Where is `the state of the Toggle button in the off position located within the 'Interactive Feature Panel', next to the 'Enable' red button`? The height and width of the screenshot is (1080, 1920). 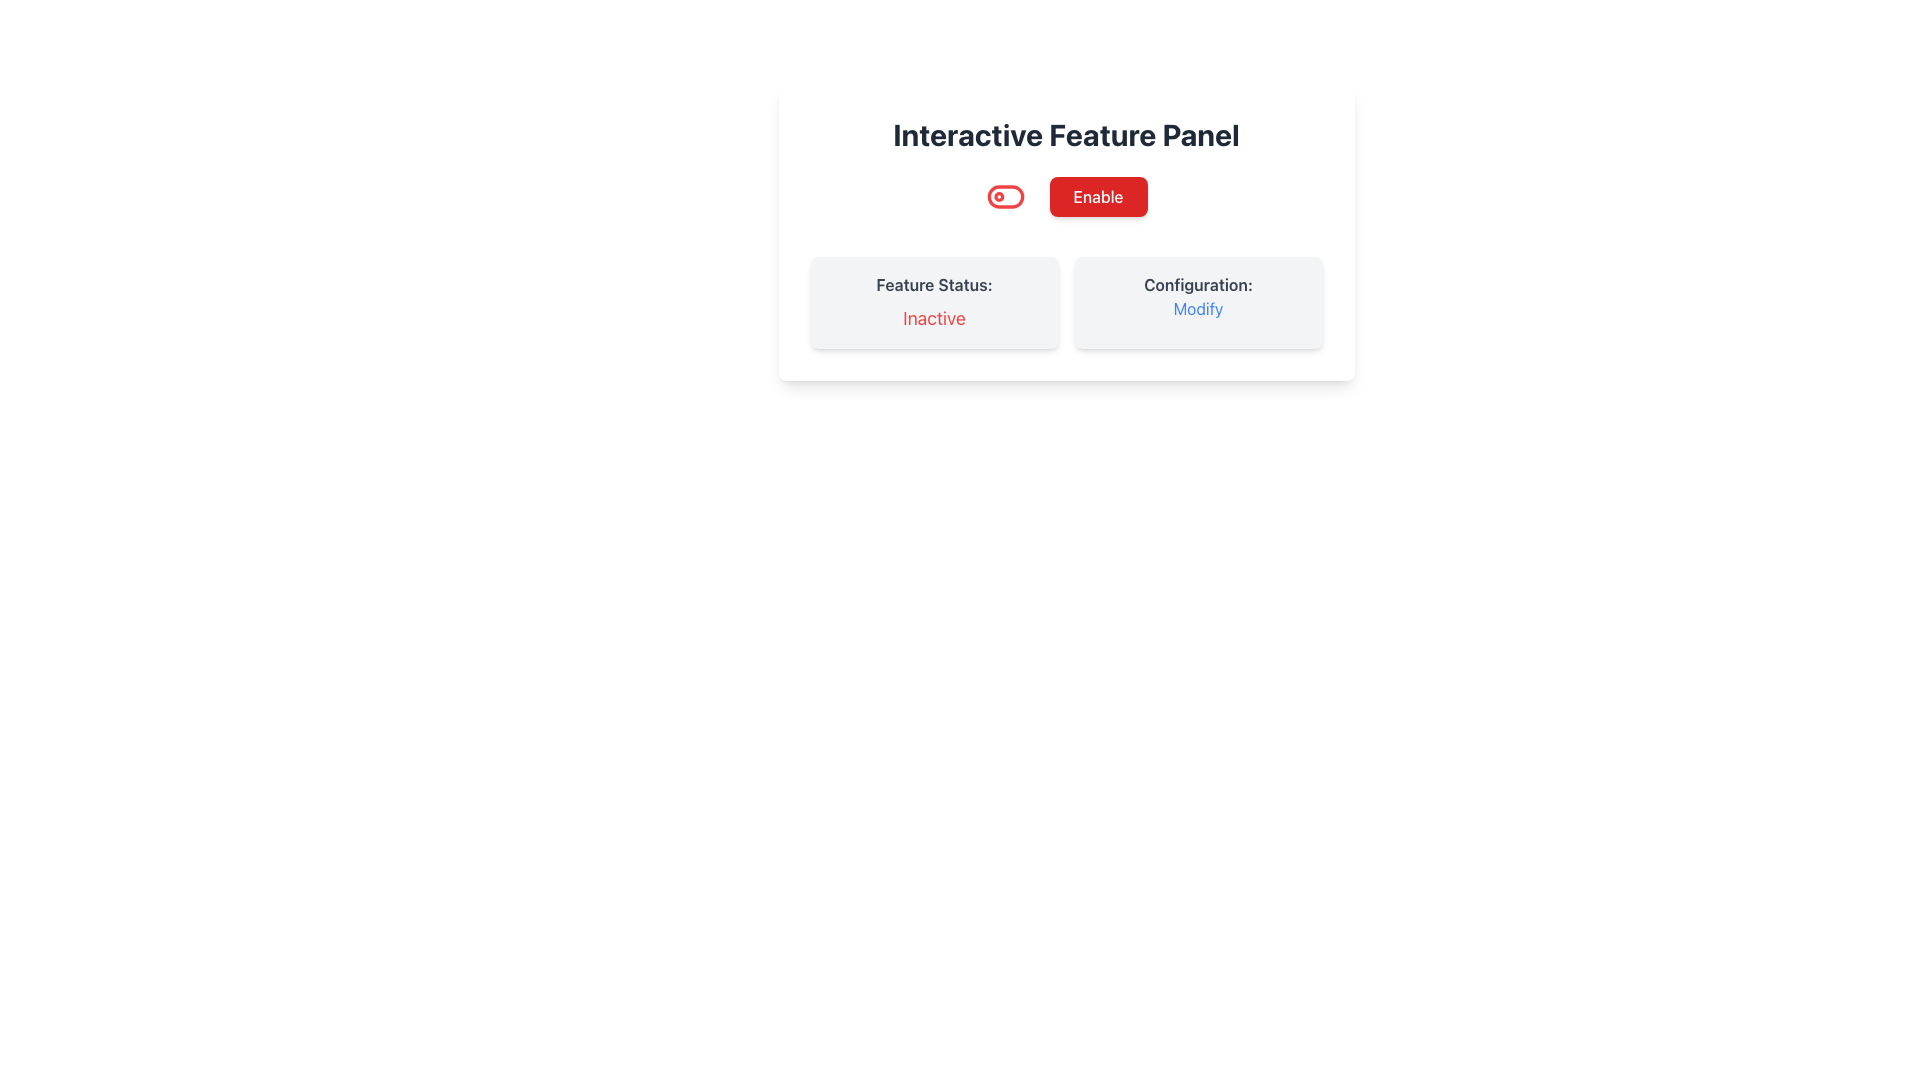 the state of the Toggle button in the off position located within the 'Interactive Feature Panel', next to the 'Enable' red button is located at coordinates (1005, 196).